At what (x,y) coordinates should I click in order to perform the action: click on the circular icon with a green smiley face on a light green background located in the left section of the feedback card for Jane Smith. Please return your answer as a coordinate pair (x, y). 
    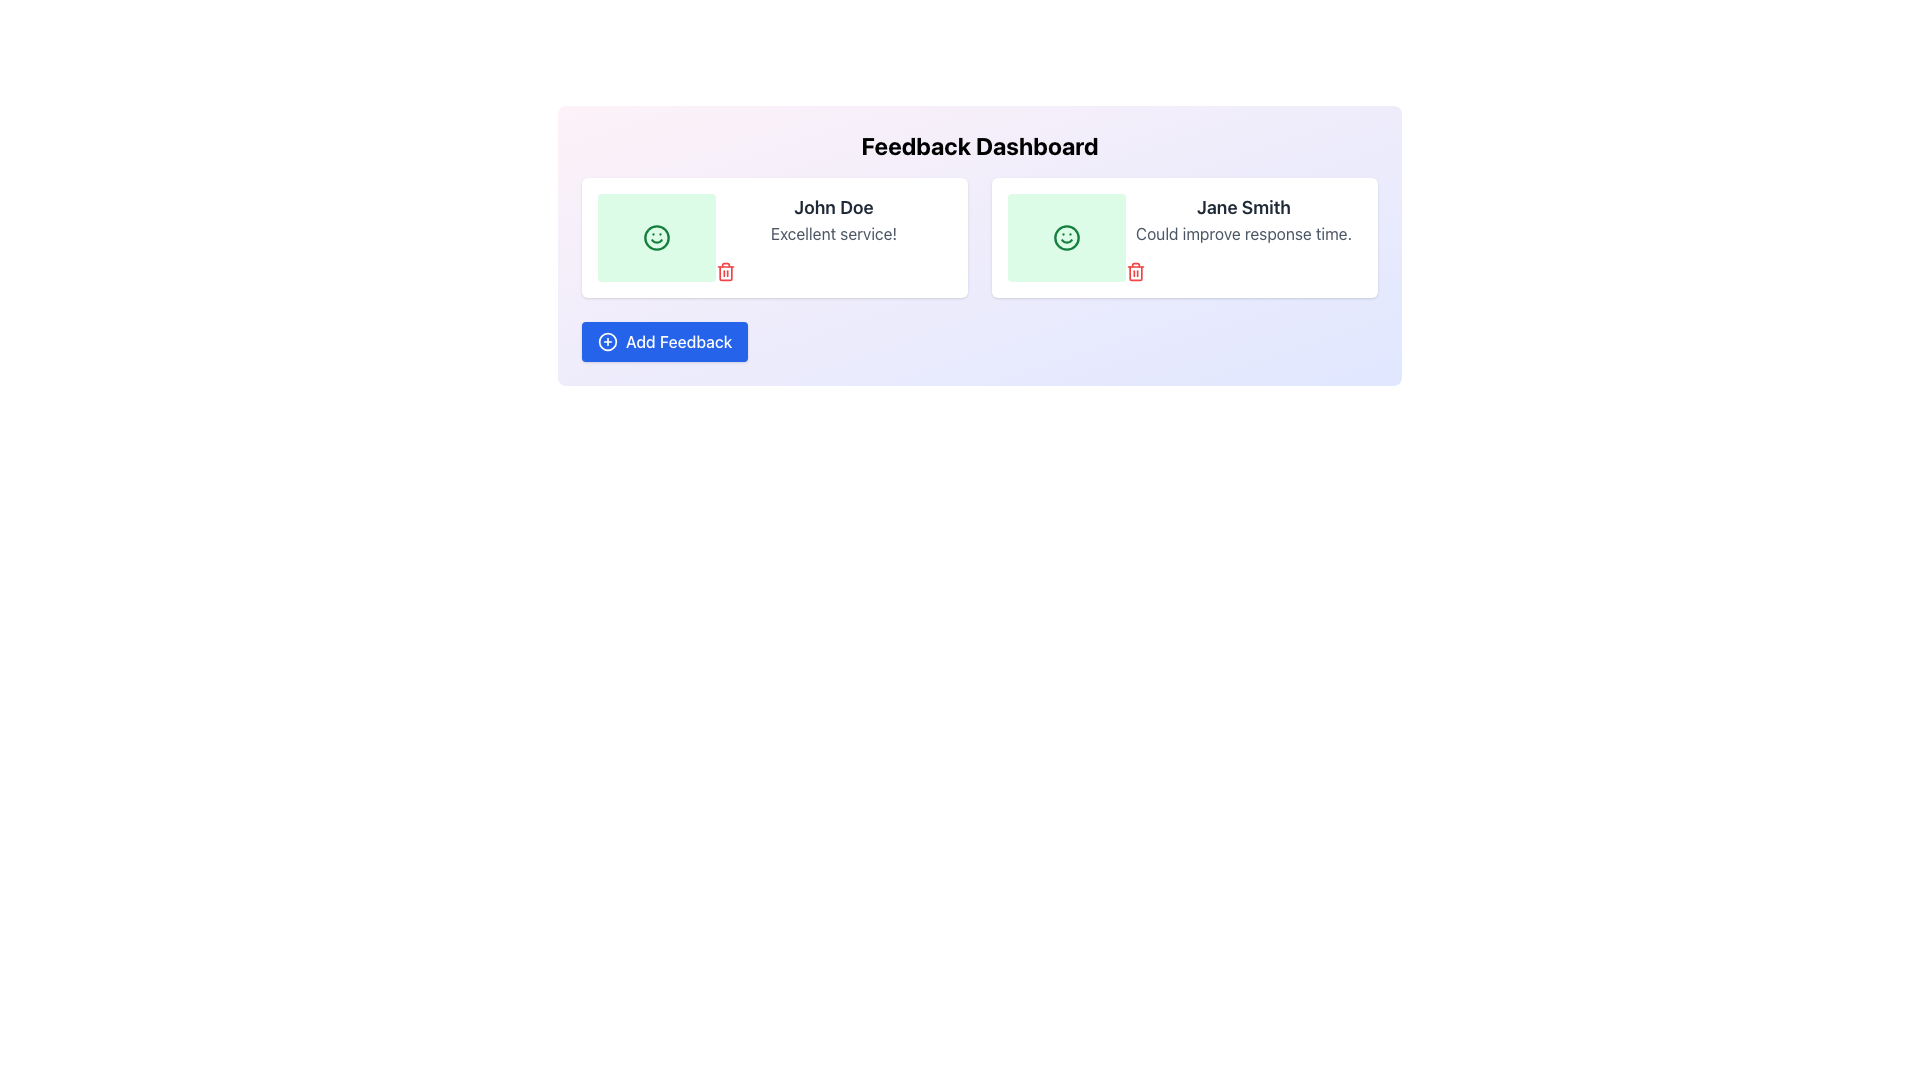
    Looking at the image, I should click on (1065, 237).